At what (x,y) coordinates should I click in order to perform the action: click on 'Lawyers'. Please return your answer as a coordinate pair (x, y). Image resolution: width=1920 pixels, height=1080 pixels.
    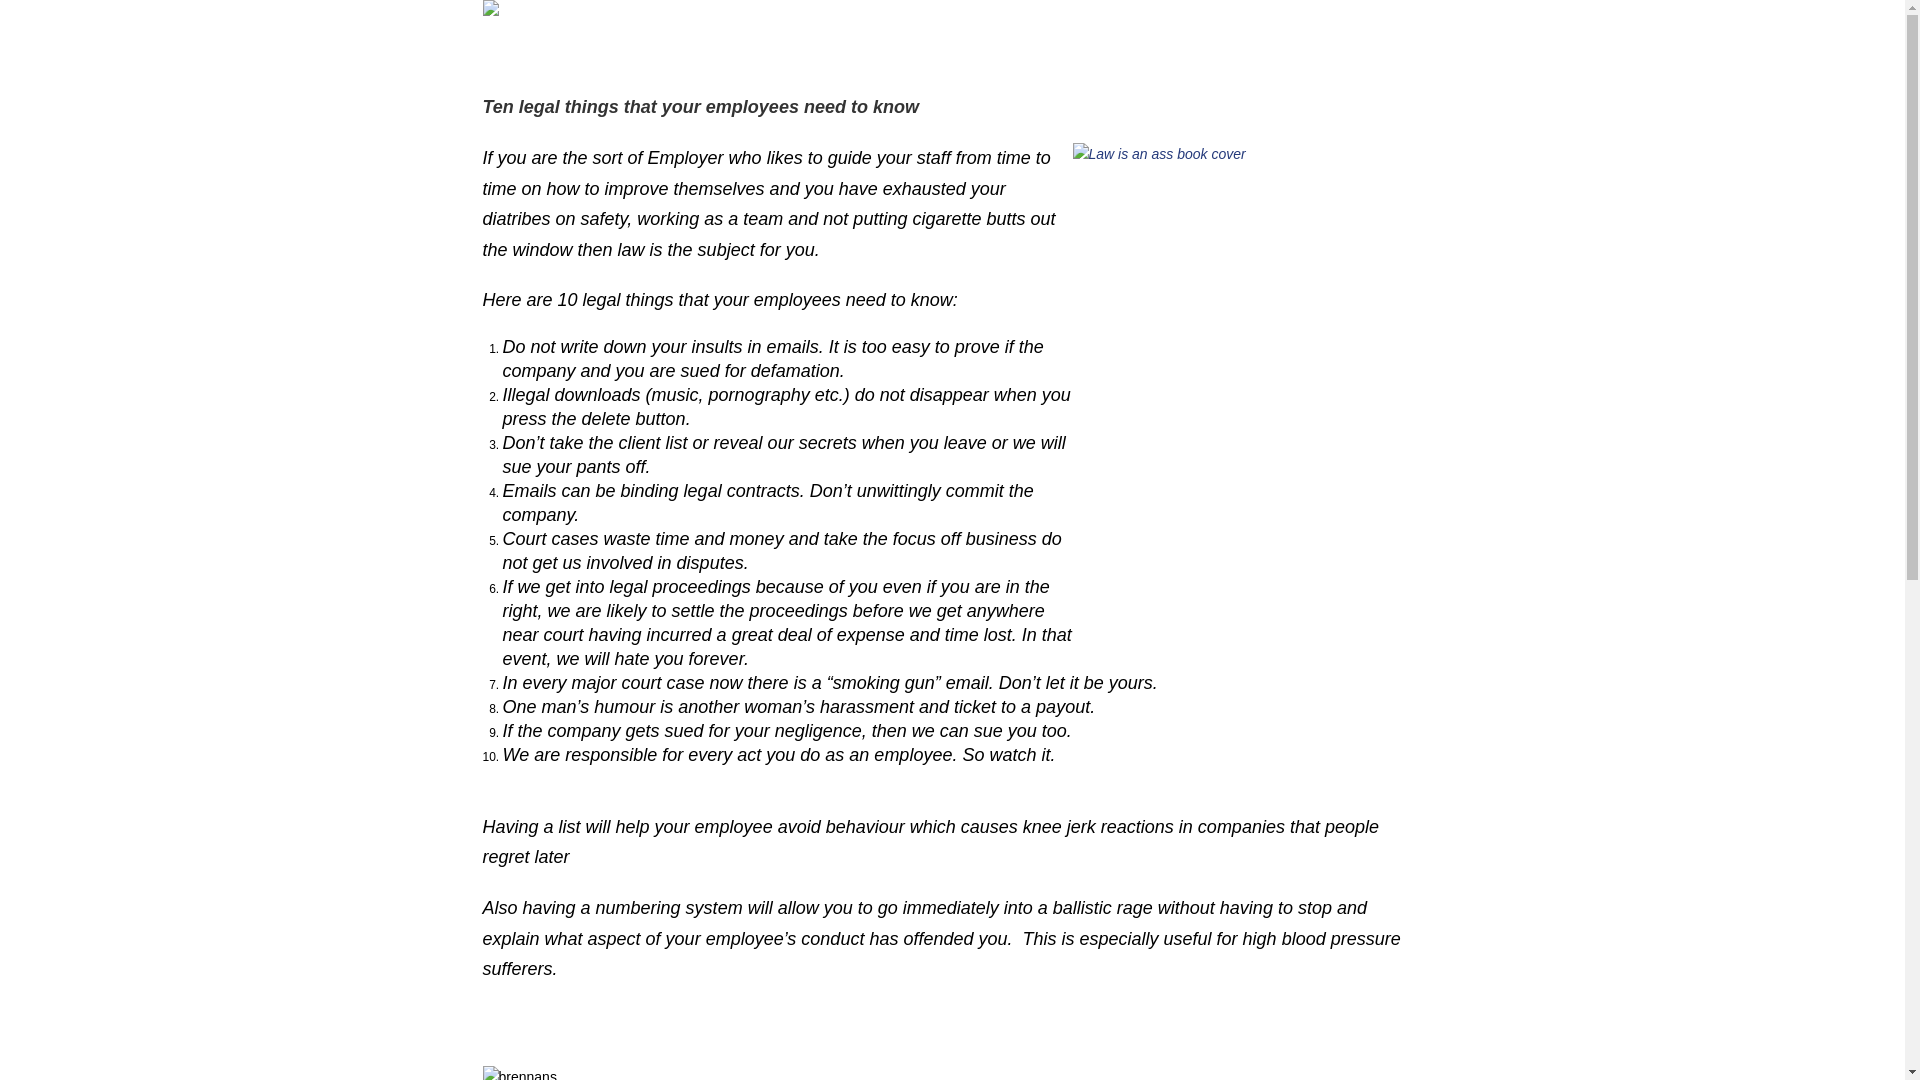
    Looking at the image, I should click on (954, 42).